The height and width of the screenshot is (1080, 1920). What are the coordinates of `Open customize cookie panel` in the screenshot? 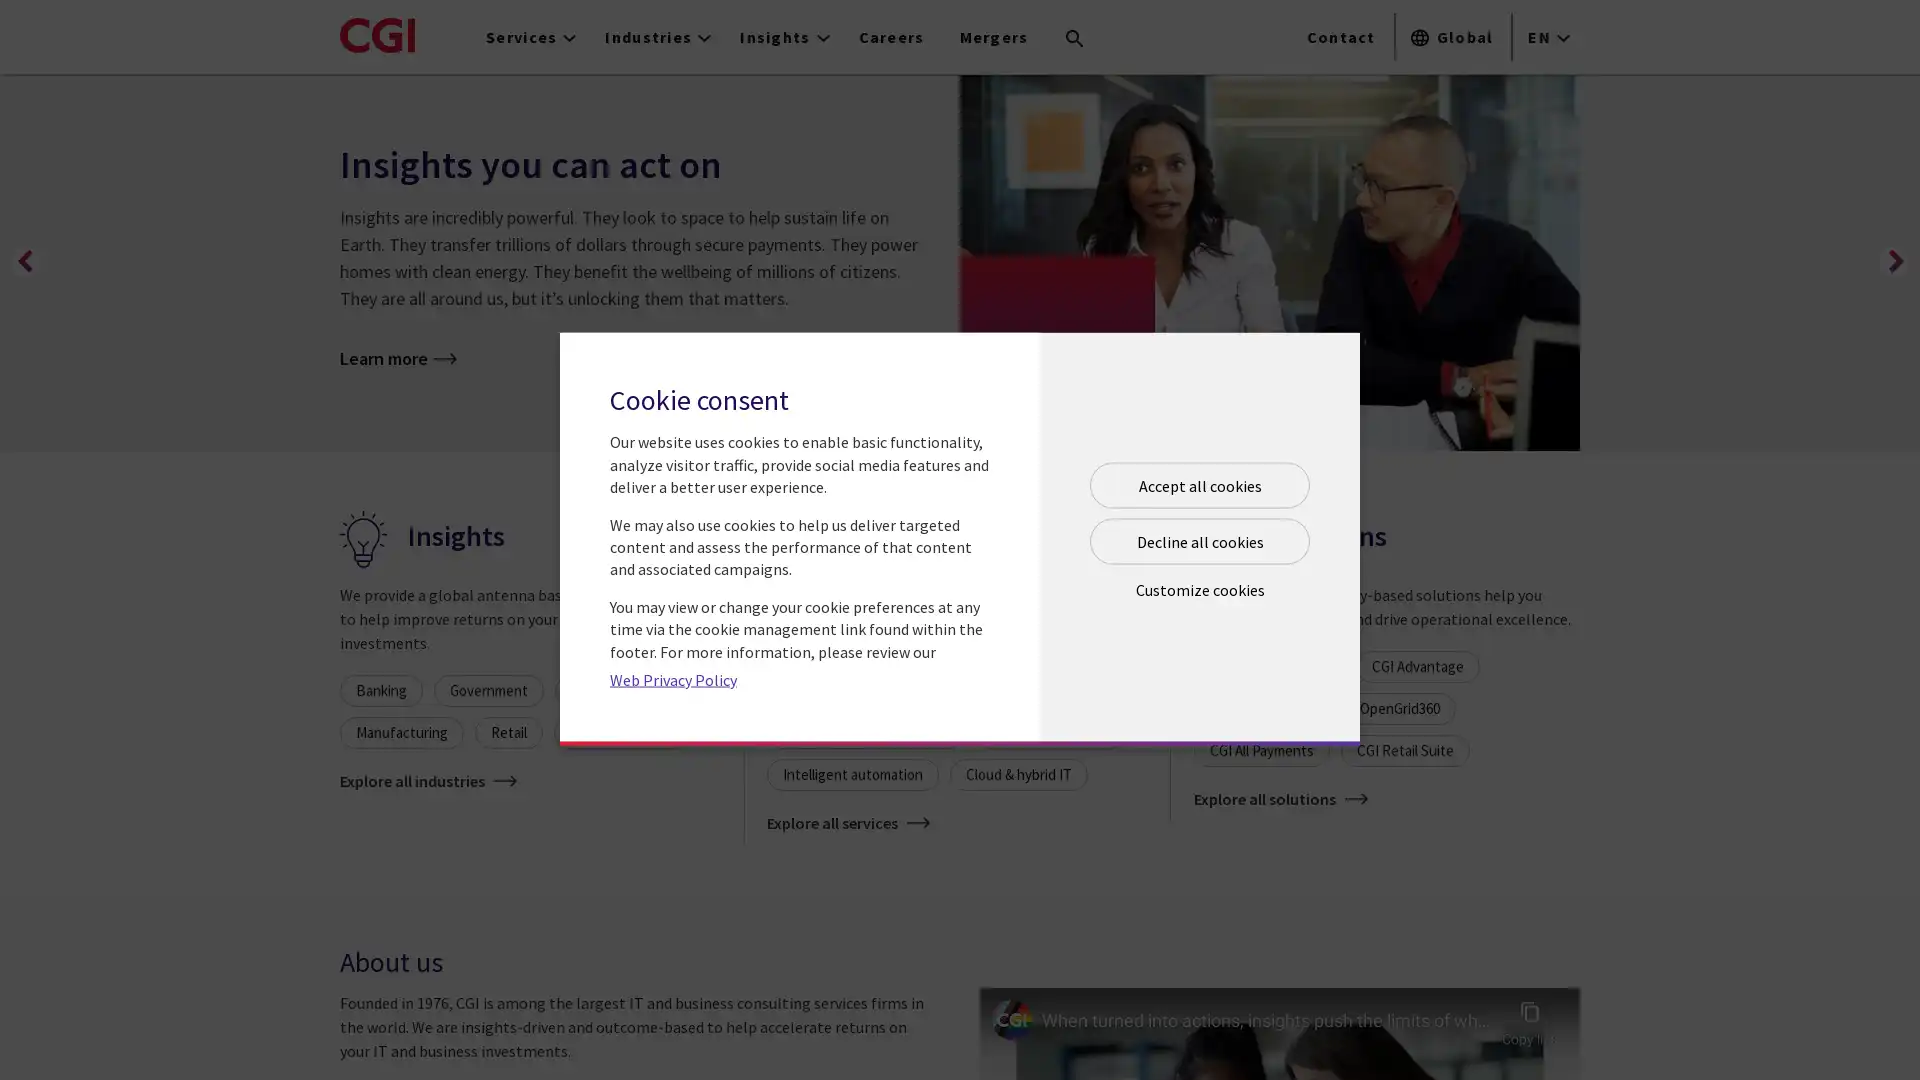 It's located at (1200, 591).